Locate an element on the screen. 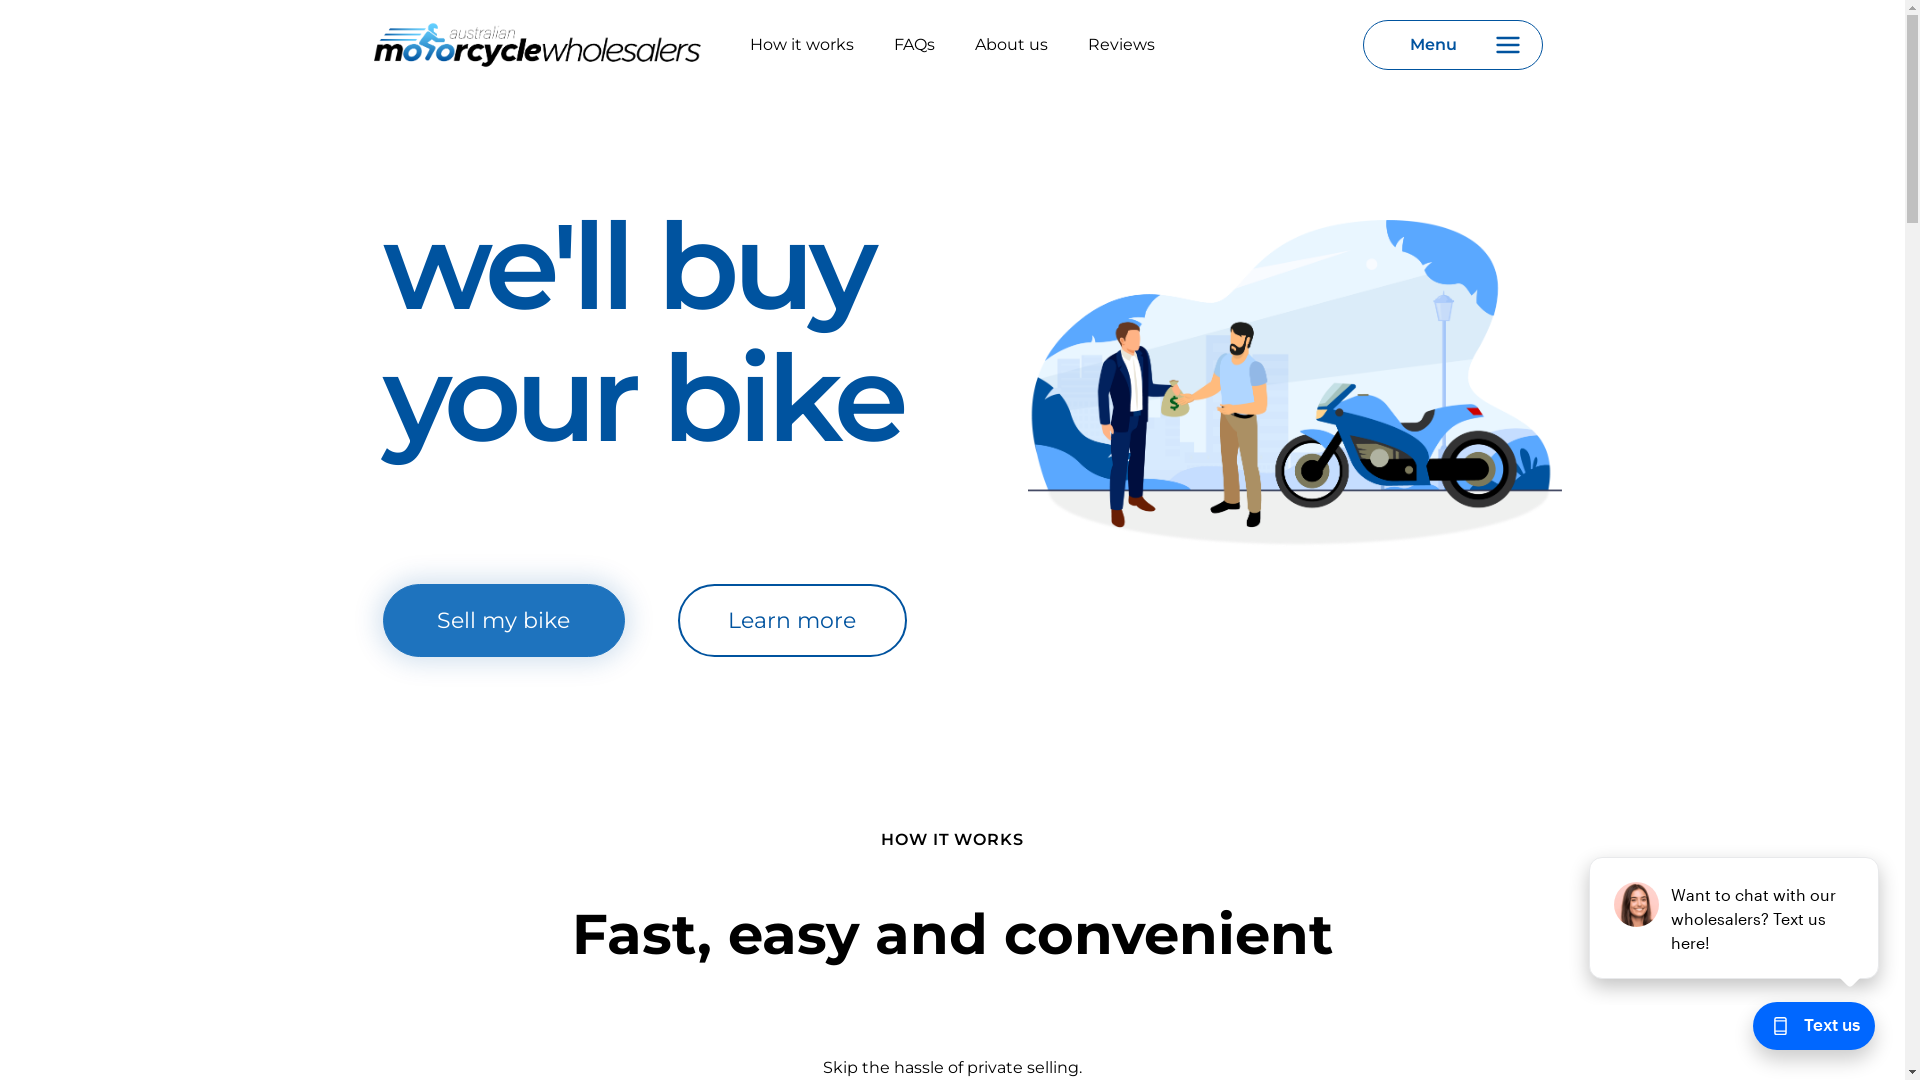 This screenshot has height=1080, width=1920. 'Reviews' is located at coordinates (1121, 45).